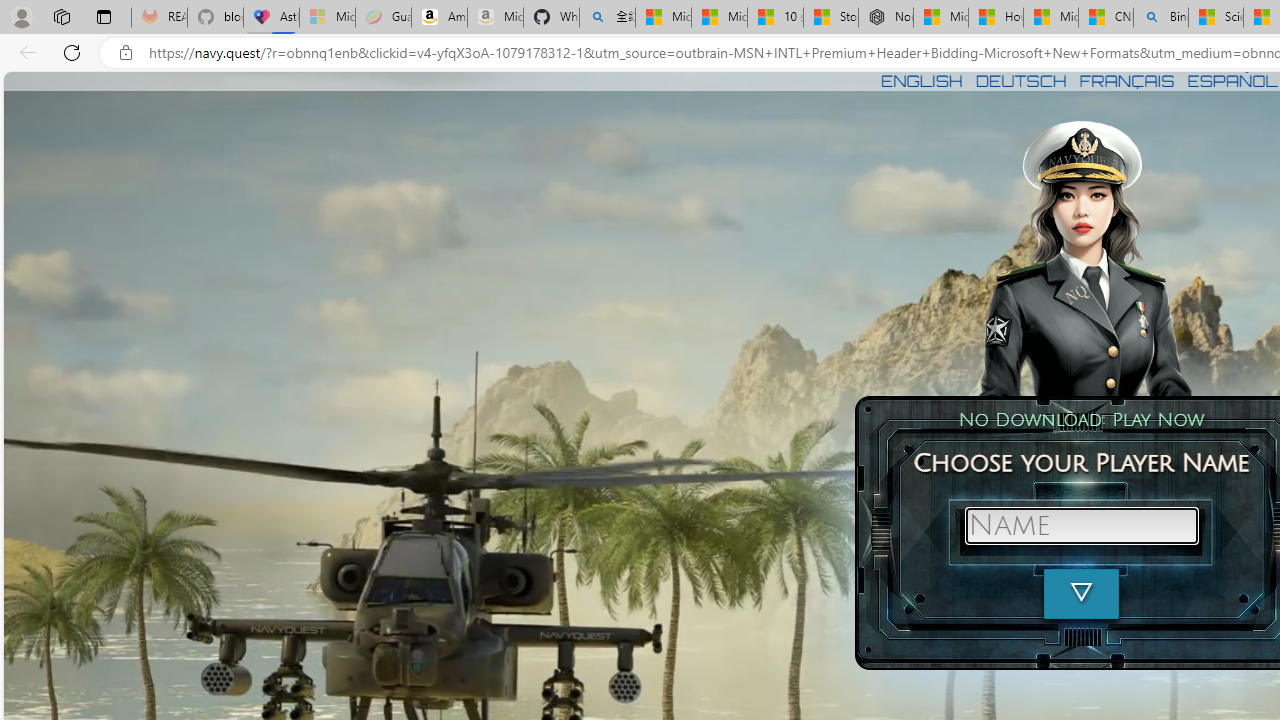 The image size is (1280, 720). I want to click on 'Asthma Inhalers: Names and Types', so click(271, 17).